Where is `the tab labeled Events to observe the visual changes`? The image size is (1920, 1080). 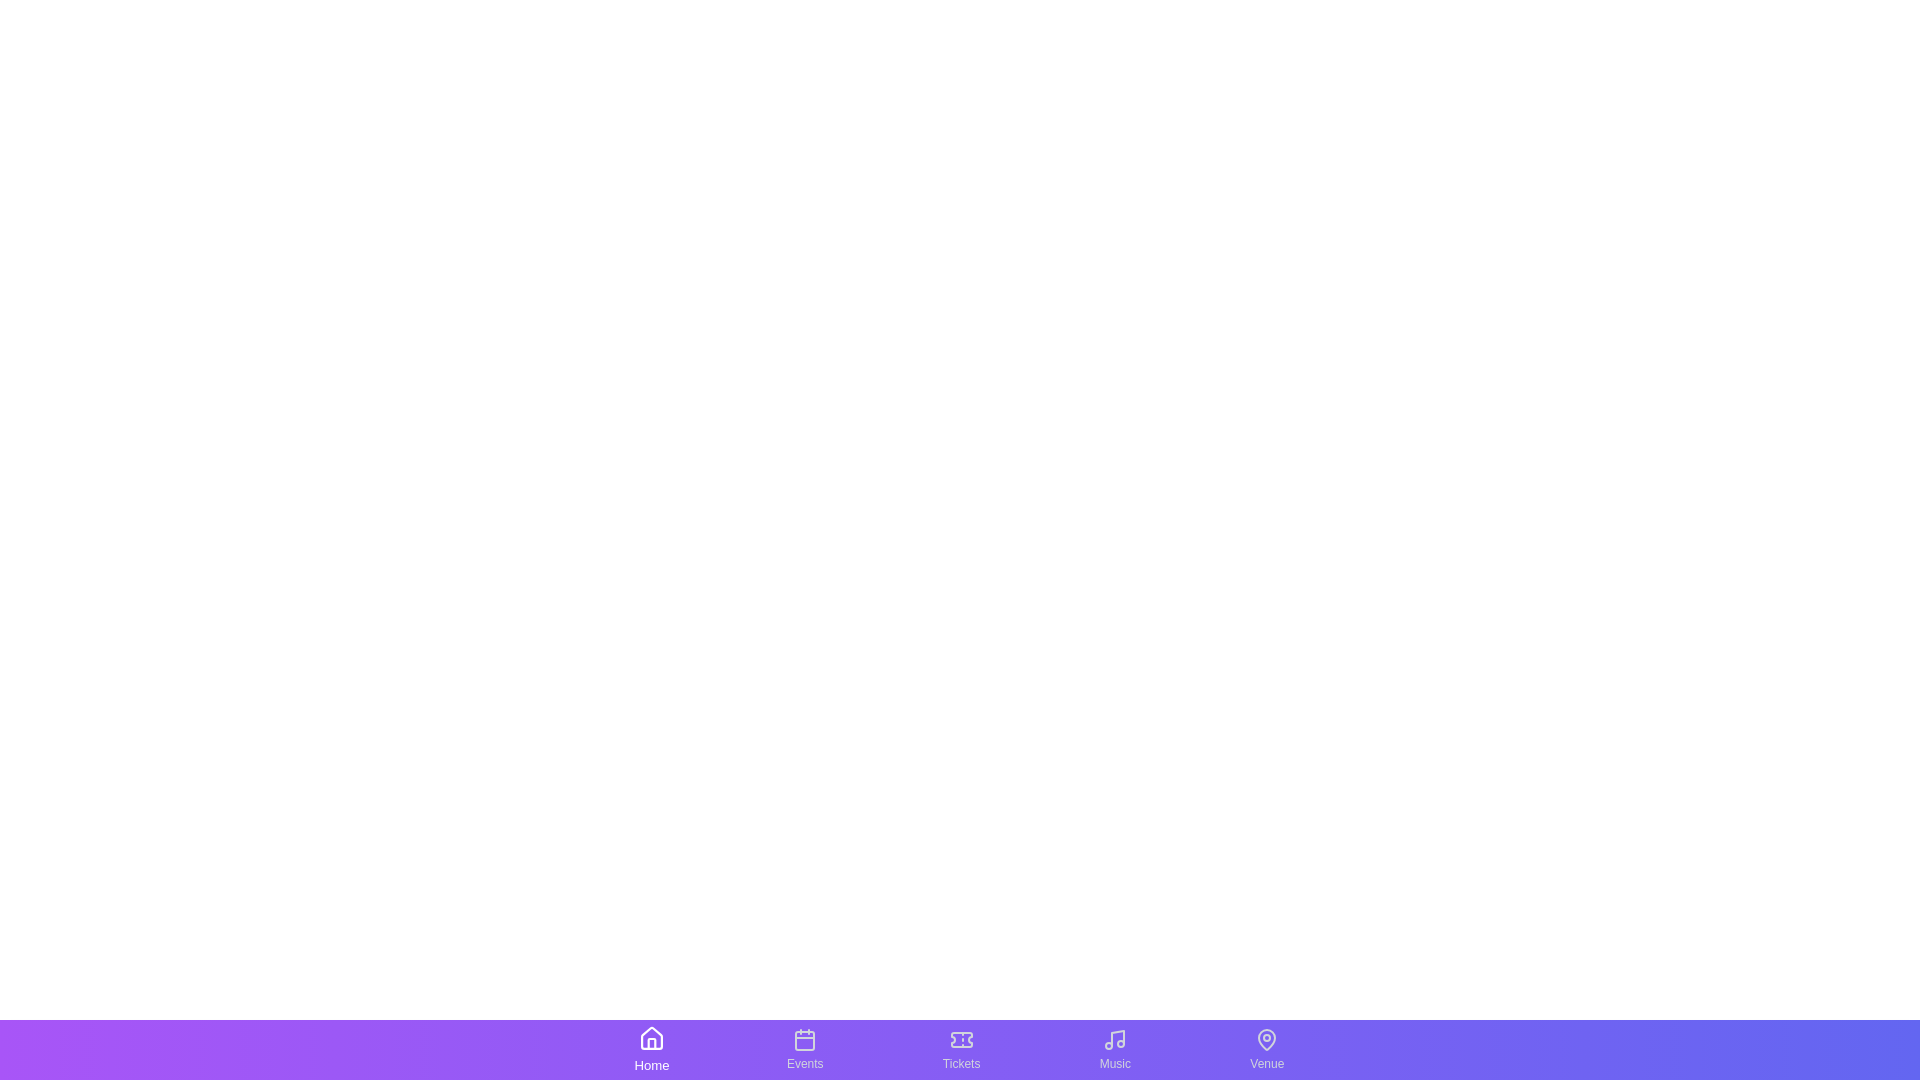
the tab labeled Events to observe the visual changes is located at coordinates (805, 1048).